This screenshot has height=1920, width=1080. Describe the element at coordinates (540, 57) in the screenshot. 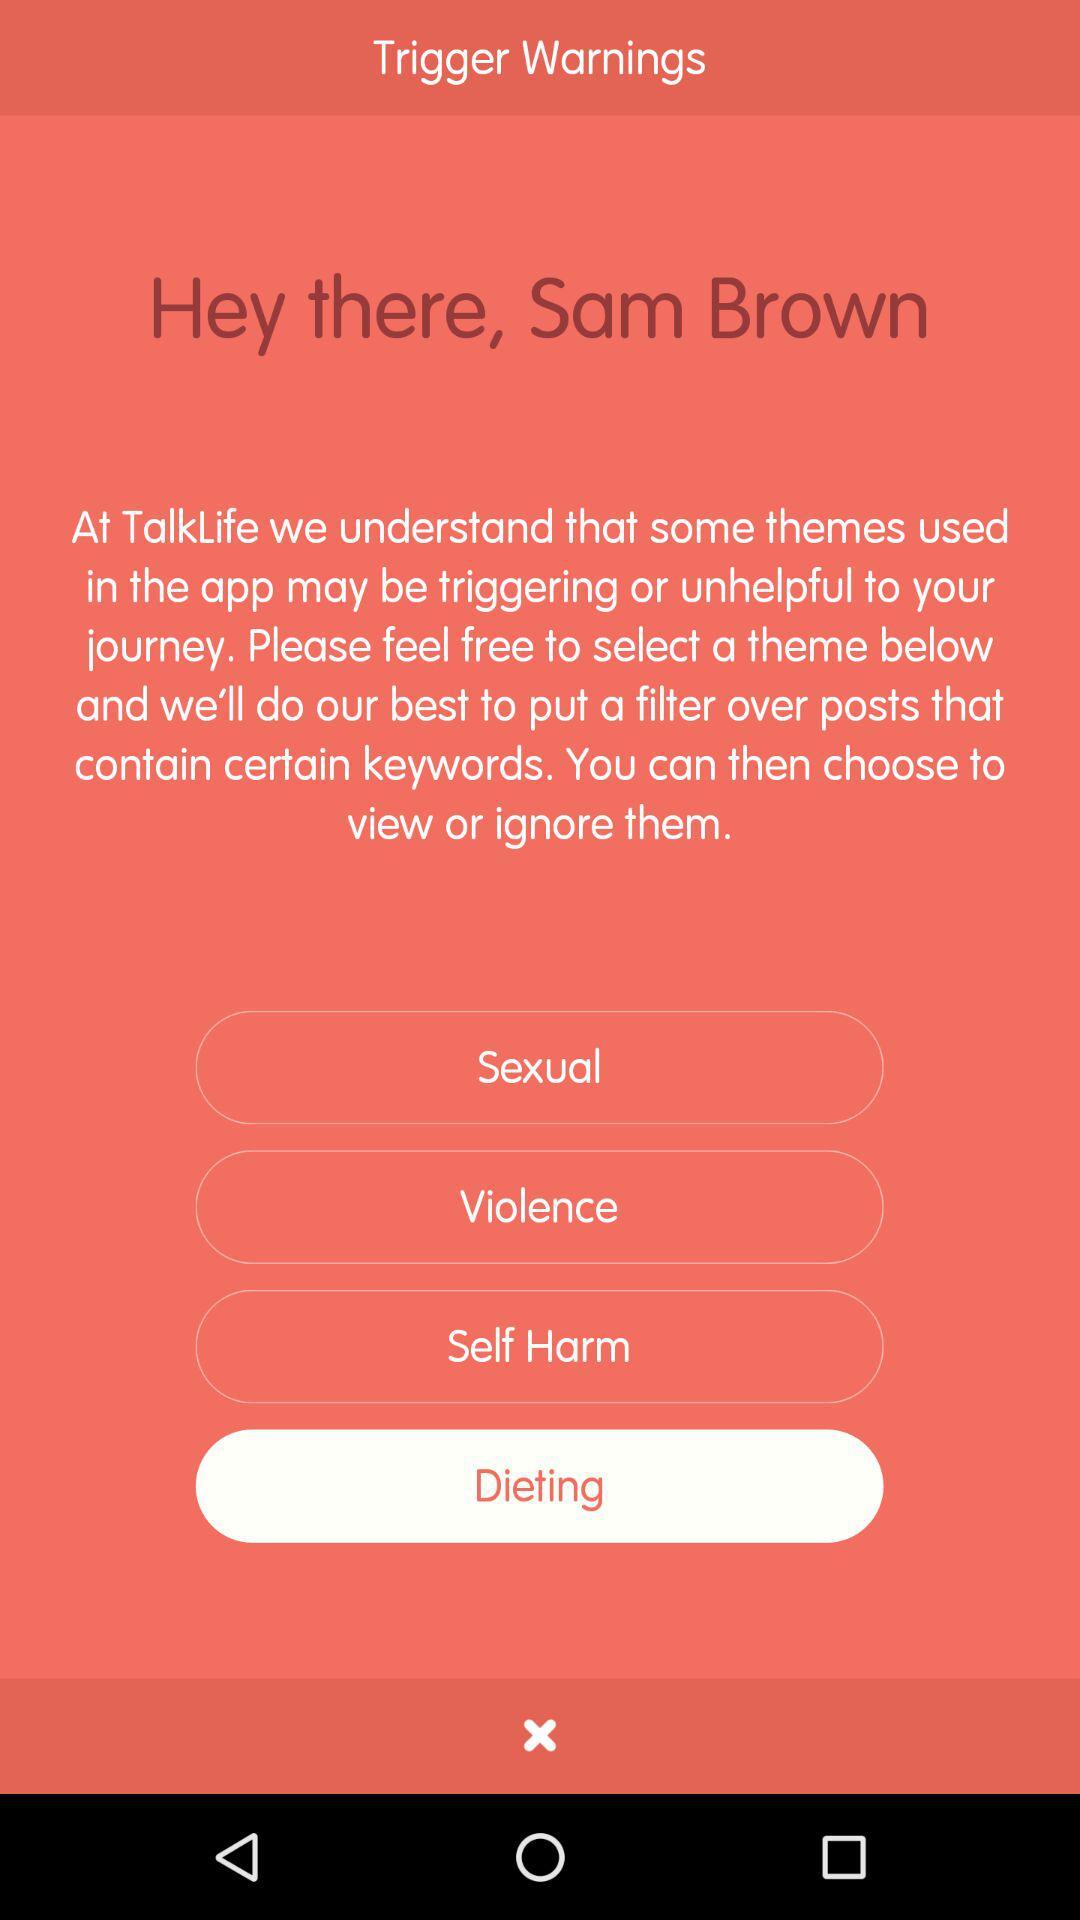

I see `trigger warnings icon` at that location.